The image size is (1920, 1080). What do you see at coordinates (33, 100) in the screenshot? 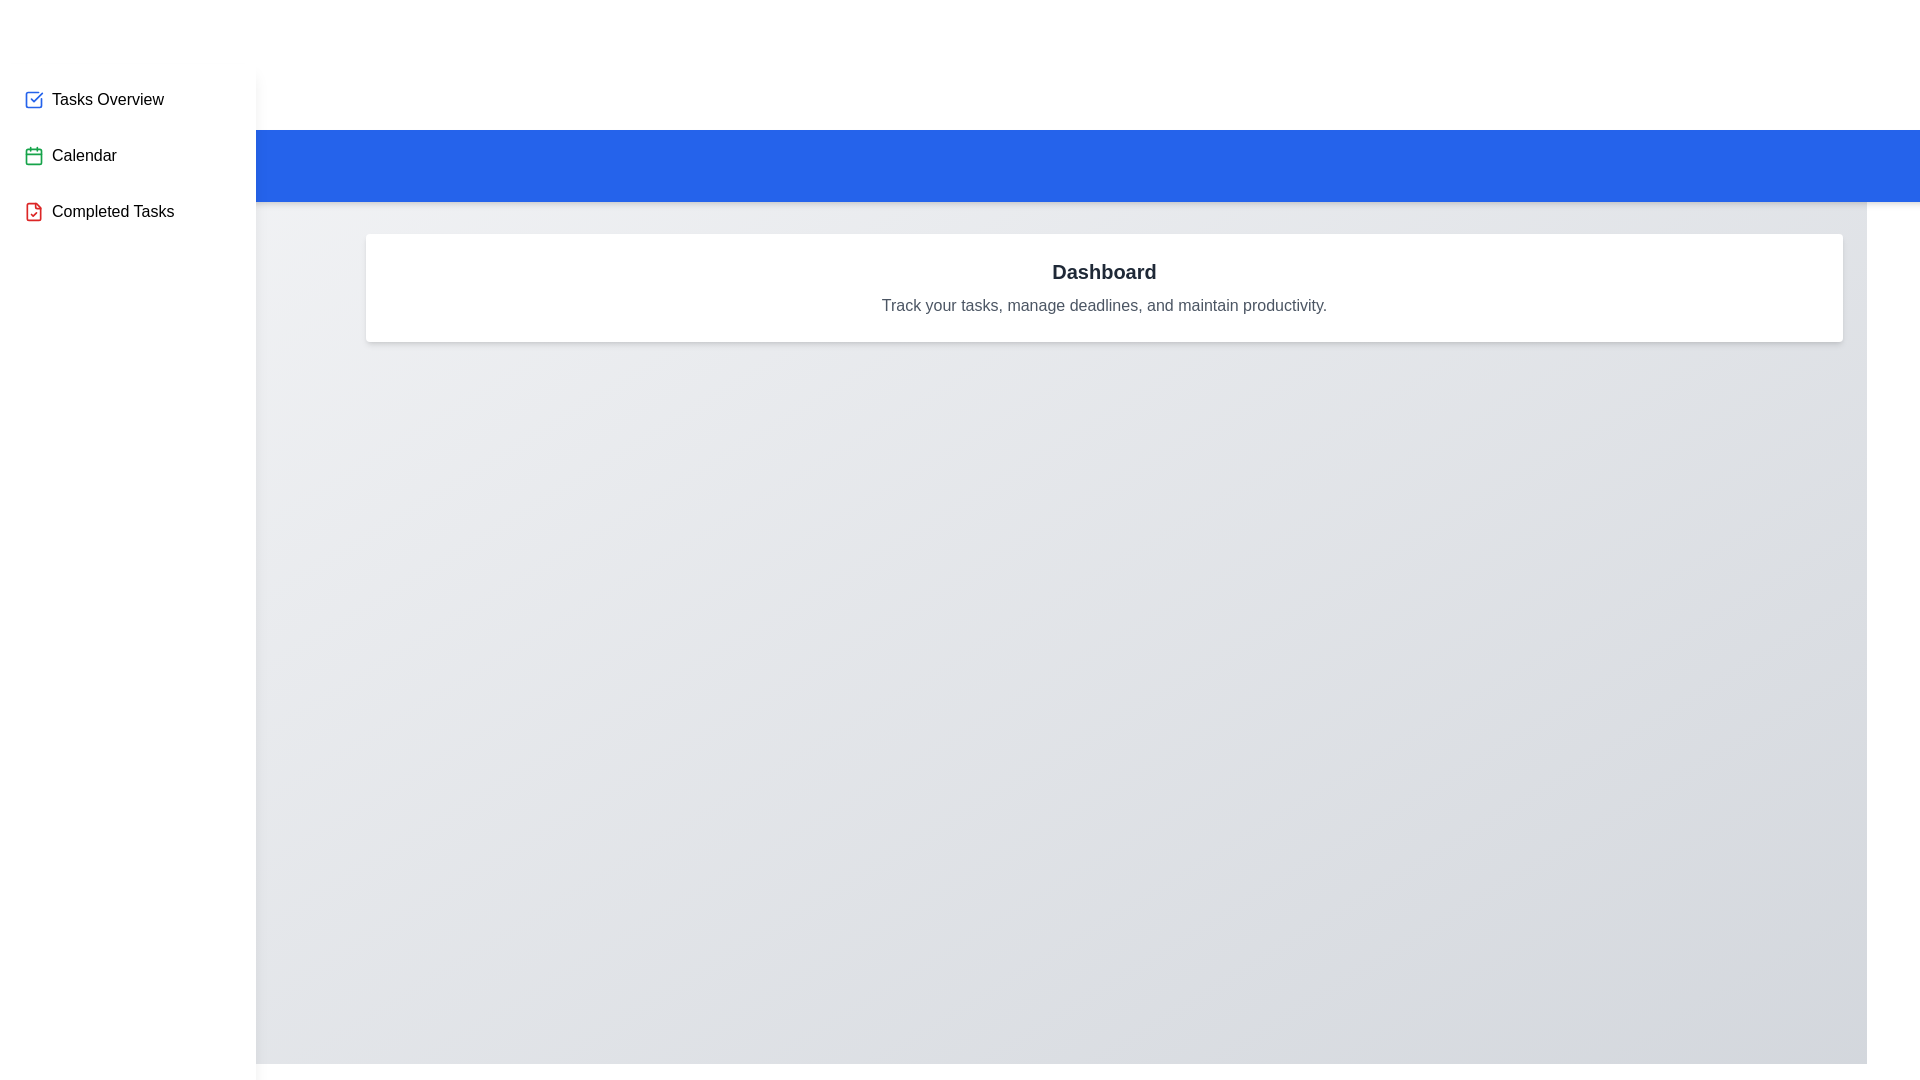
I see `the blue-bordered, white-filled square icon with a checkmark inside, located to the left of the 'Tasks Overview' text in the vertical navigation menu` at bounding box center [33, 100].